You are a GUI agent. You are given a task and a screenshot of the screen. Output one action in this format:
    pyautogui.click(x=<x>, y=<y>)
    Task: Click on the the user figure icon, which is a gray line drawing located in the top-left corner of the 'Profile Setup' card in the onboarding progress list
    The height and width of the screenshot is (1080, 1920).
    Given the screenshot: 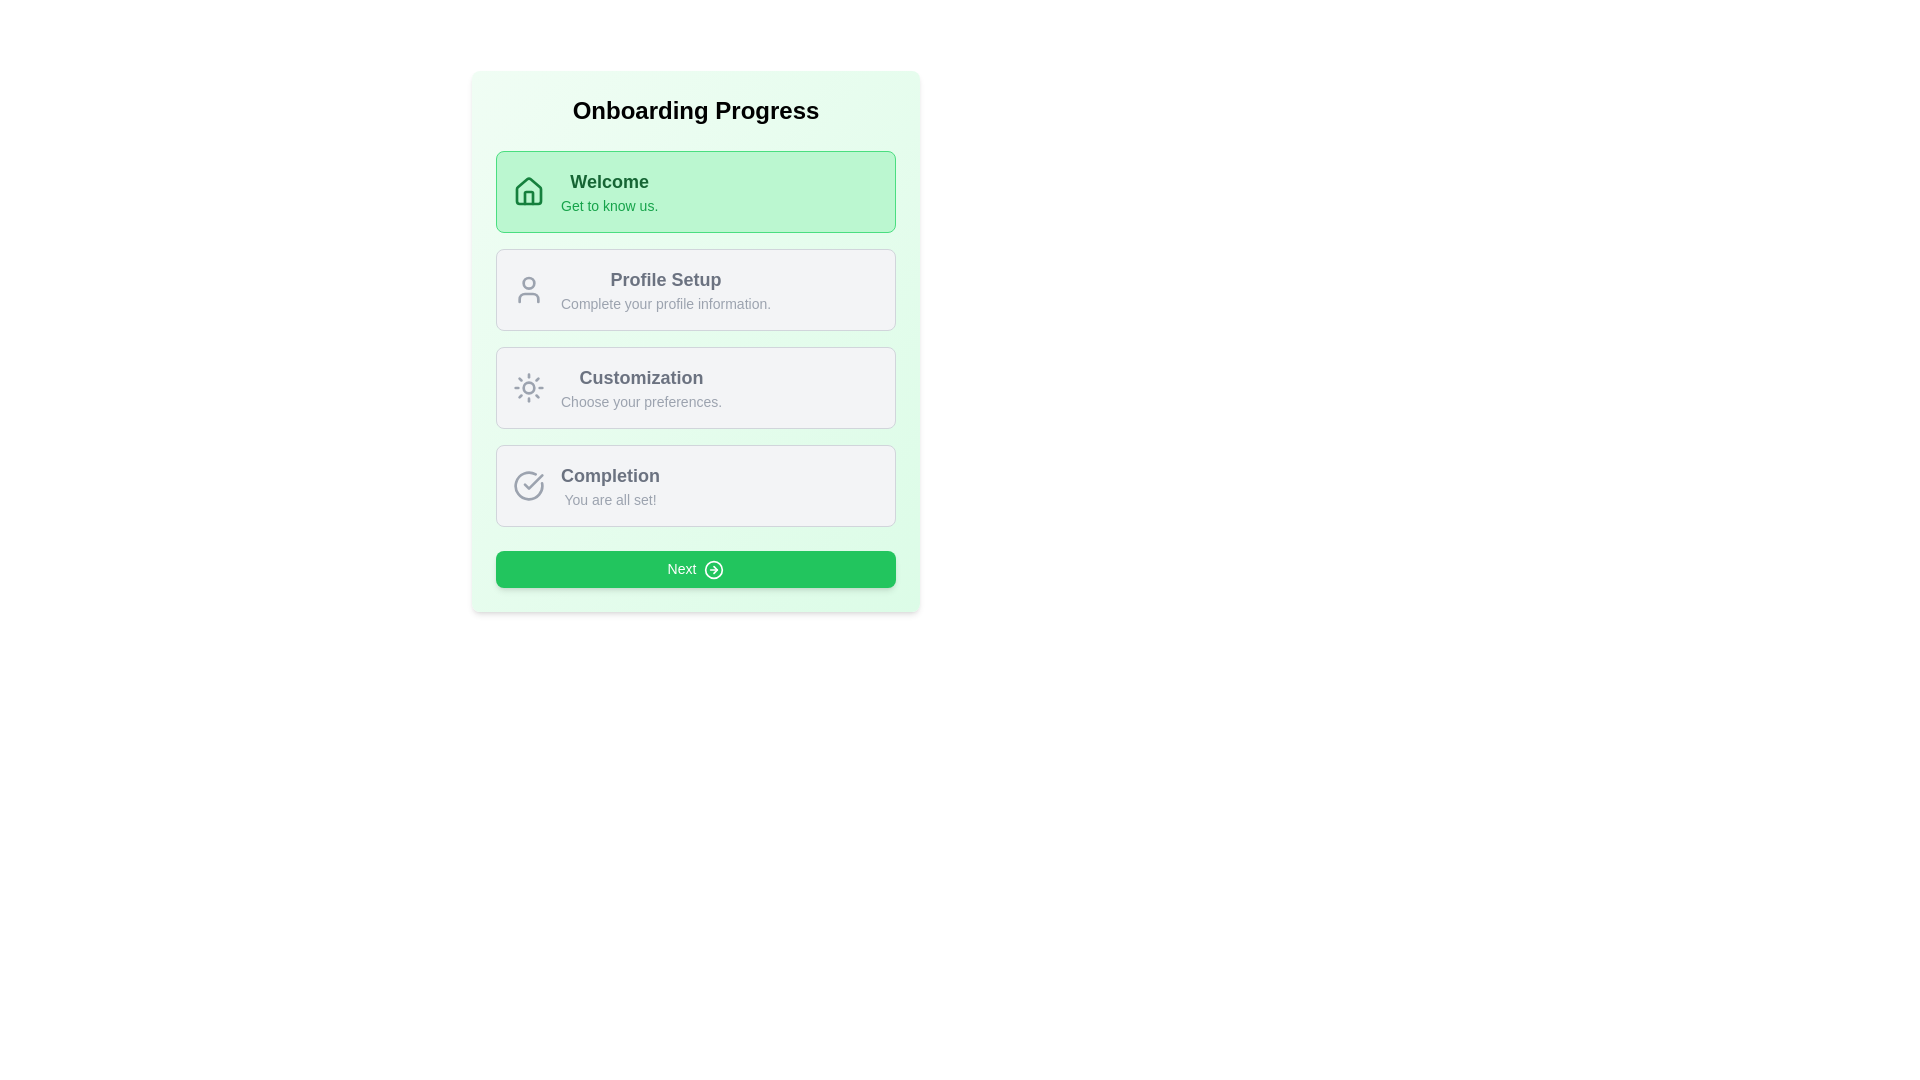 What is the action you would take?
    pyautogui.click(x=528, y=289)
    